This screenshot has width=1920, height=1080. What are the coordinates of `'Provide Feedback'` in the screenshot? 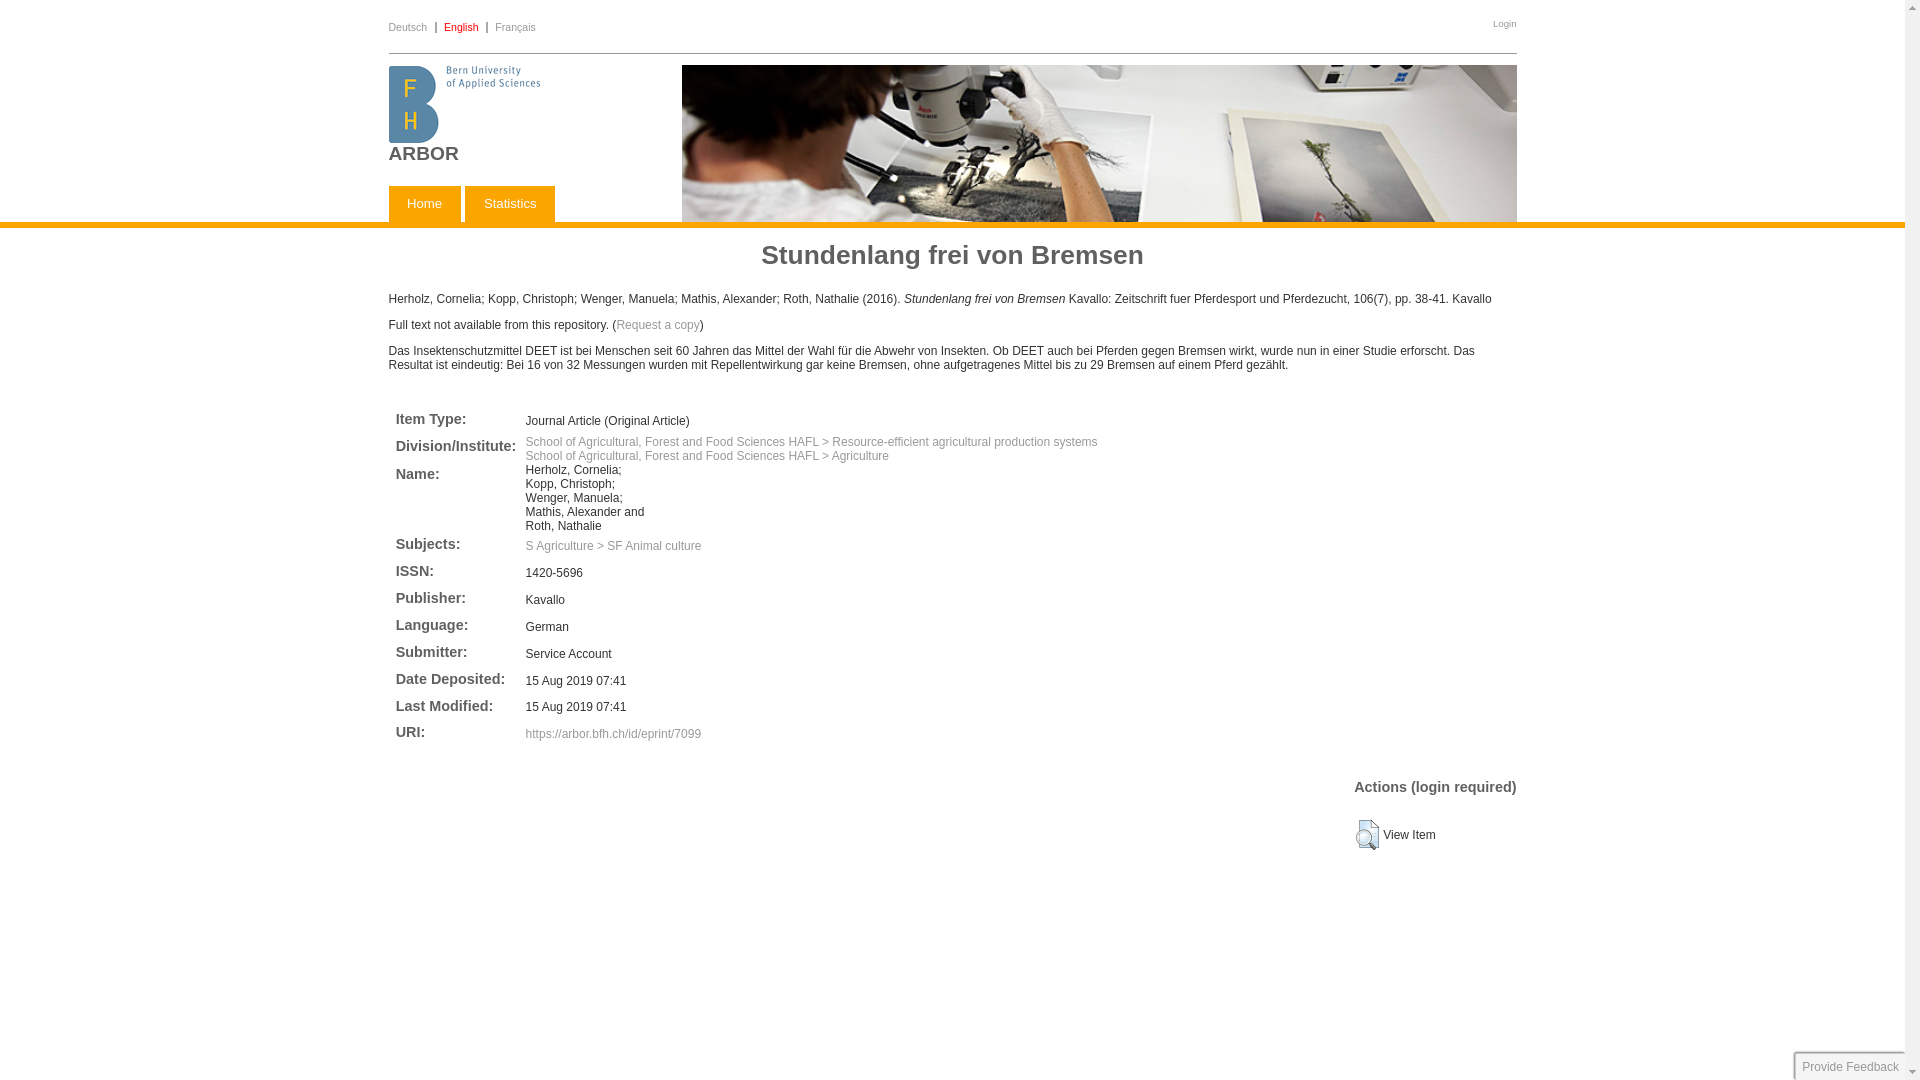 It's located at (1801, 1066).